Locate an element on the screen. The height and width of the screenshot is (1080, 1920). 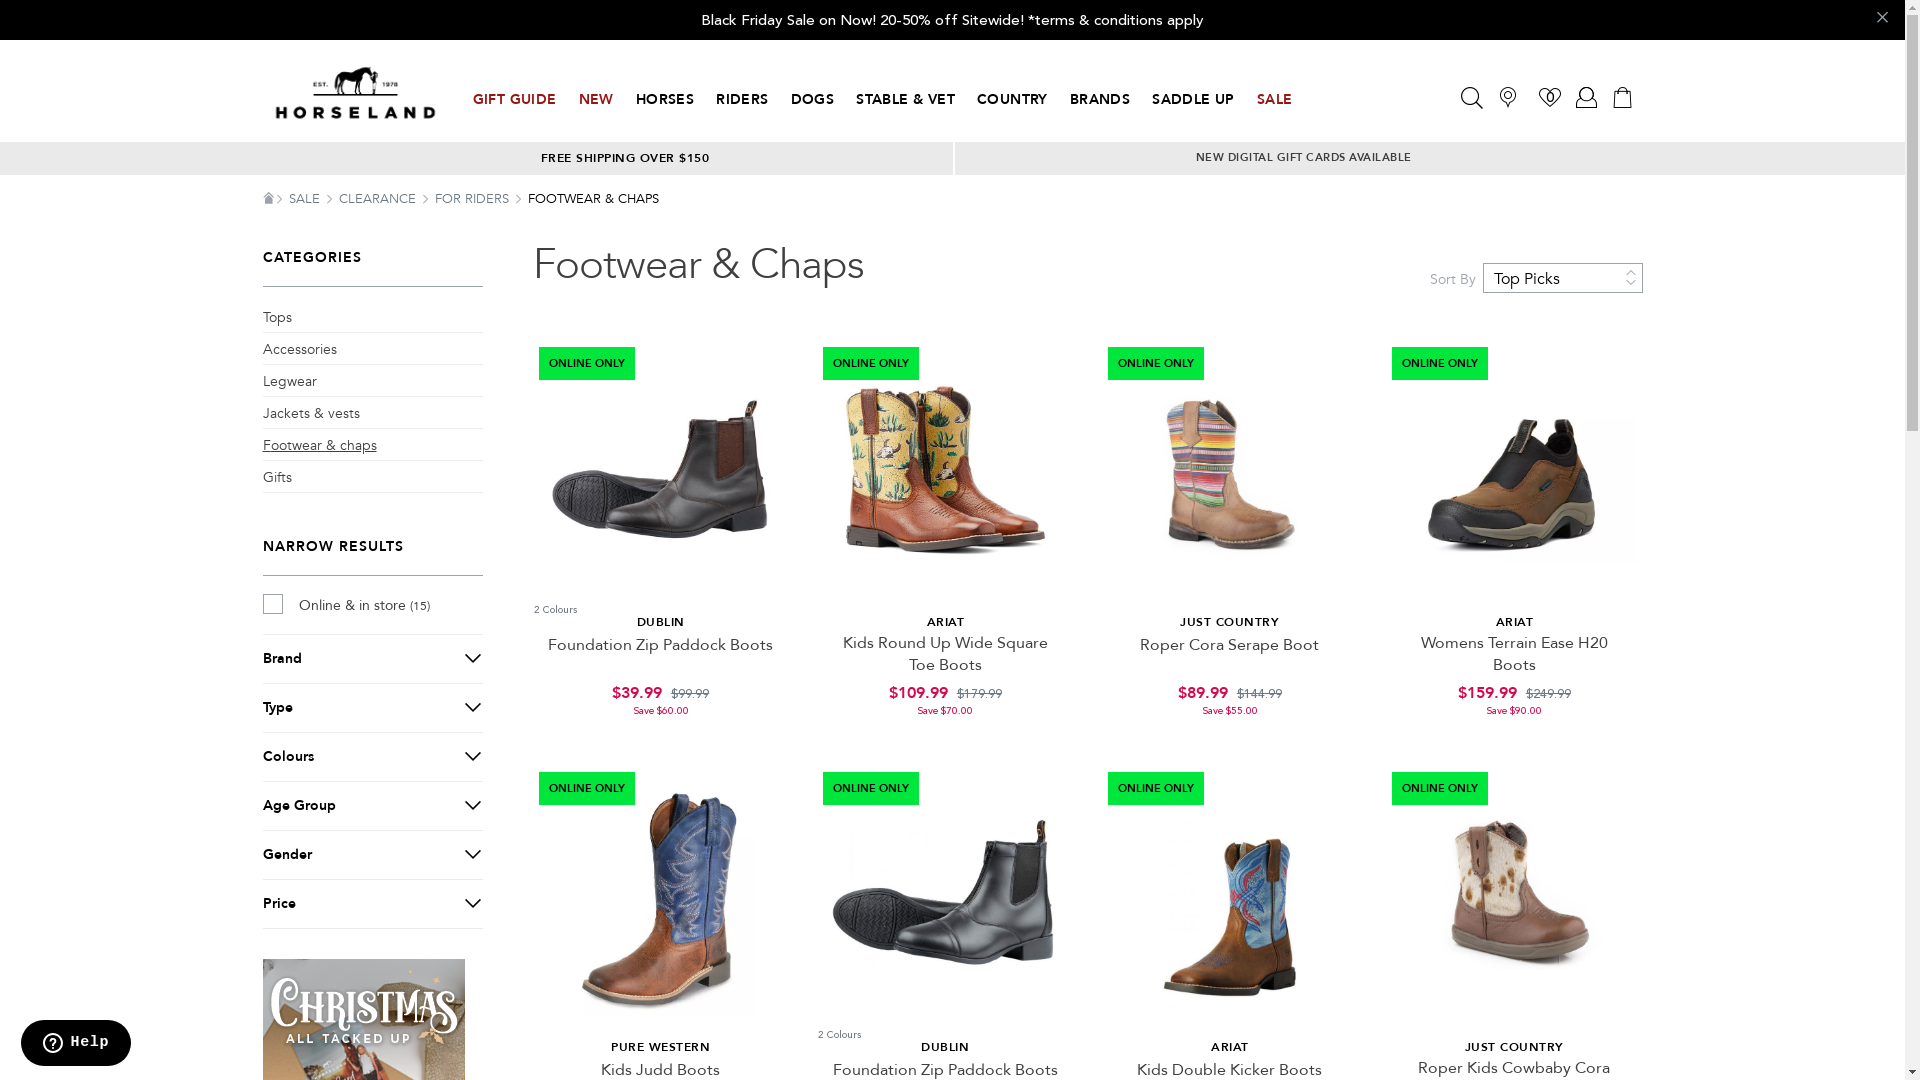
'HORSES' is located at coordinates (665, 100).